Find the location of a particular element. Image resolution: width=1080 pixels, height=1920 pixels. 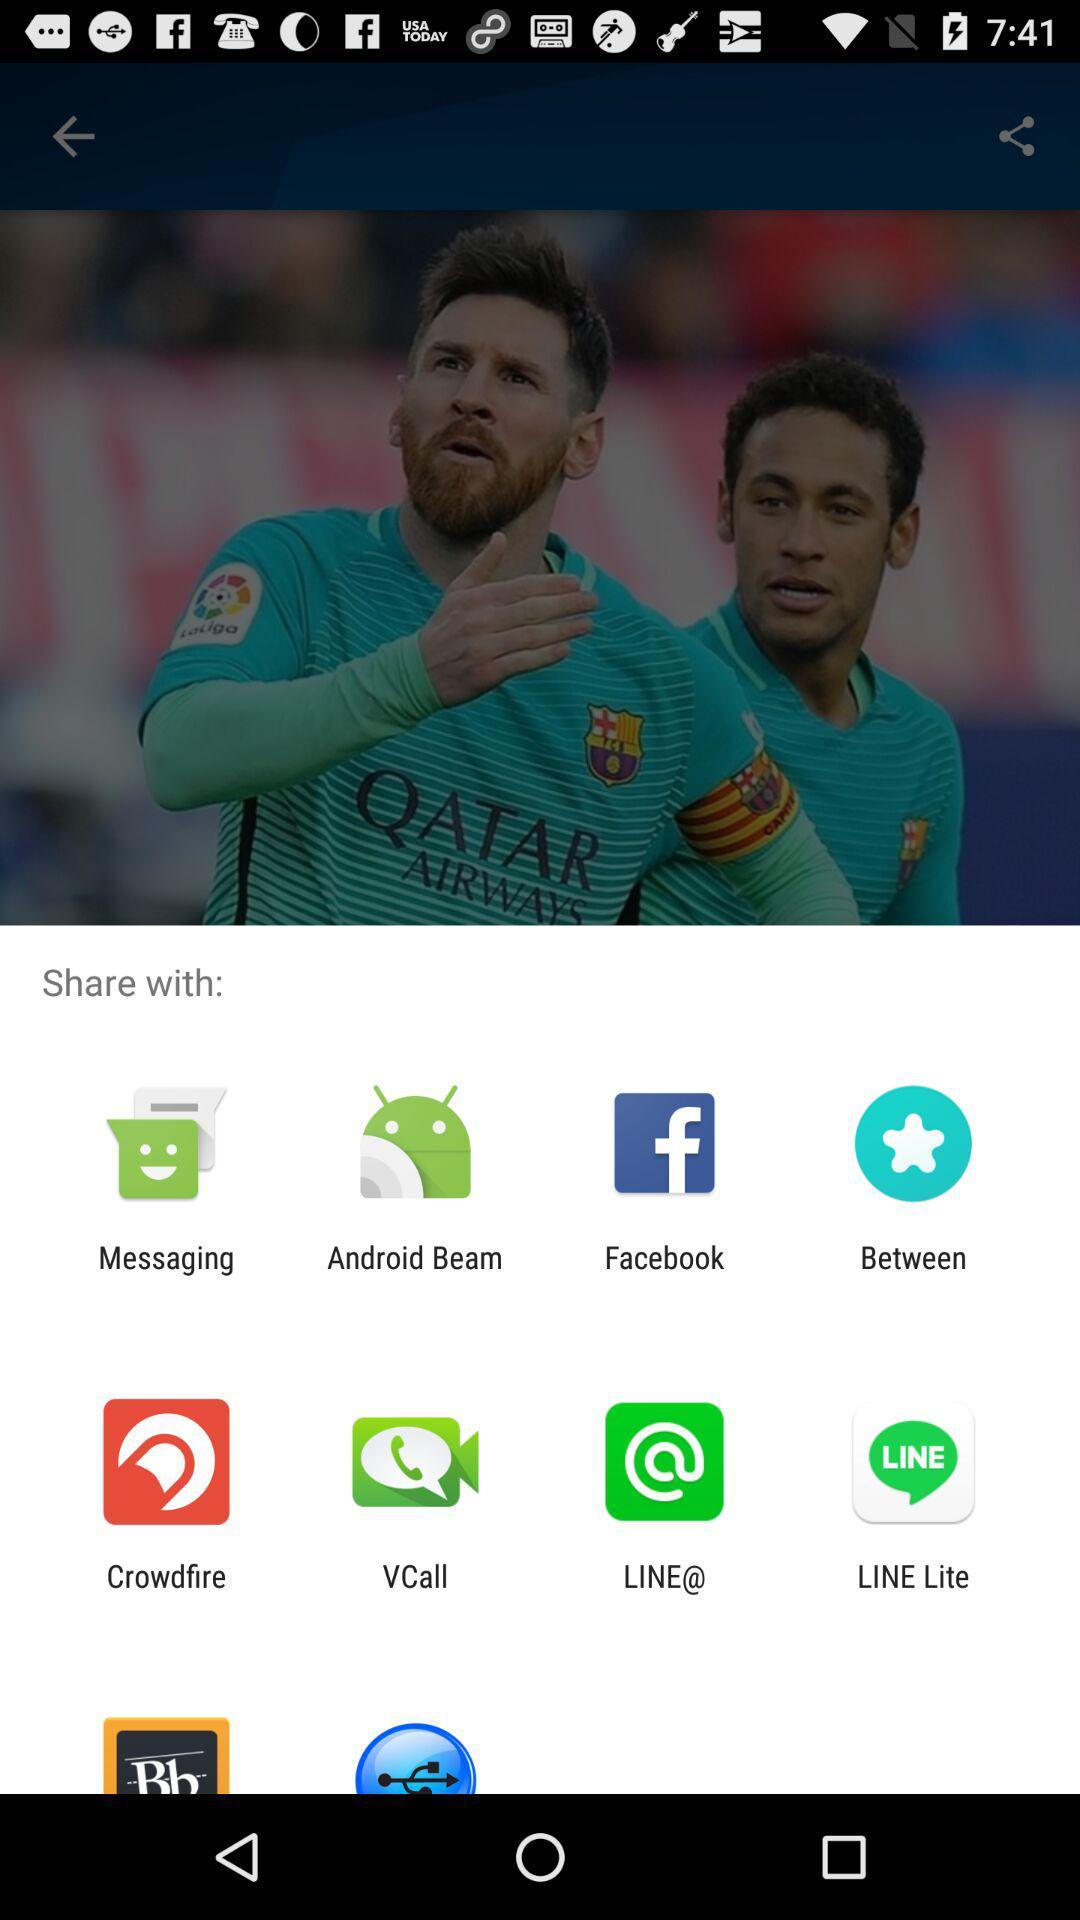

the item to the left of facebook item is located at coordinates (414, 1274).